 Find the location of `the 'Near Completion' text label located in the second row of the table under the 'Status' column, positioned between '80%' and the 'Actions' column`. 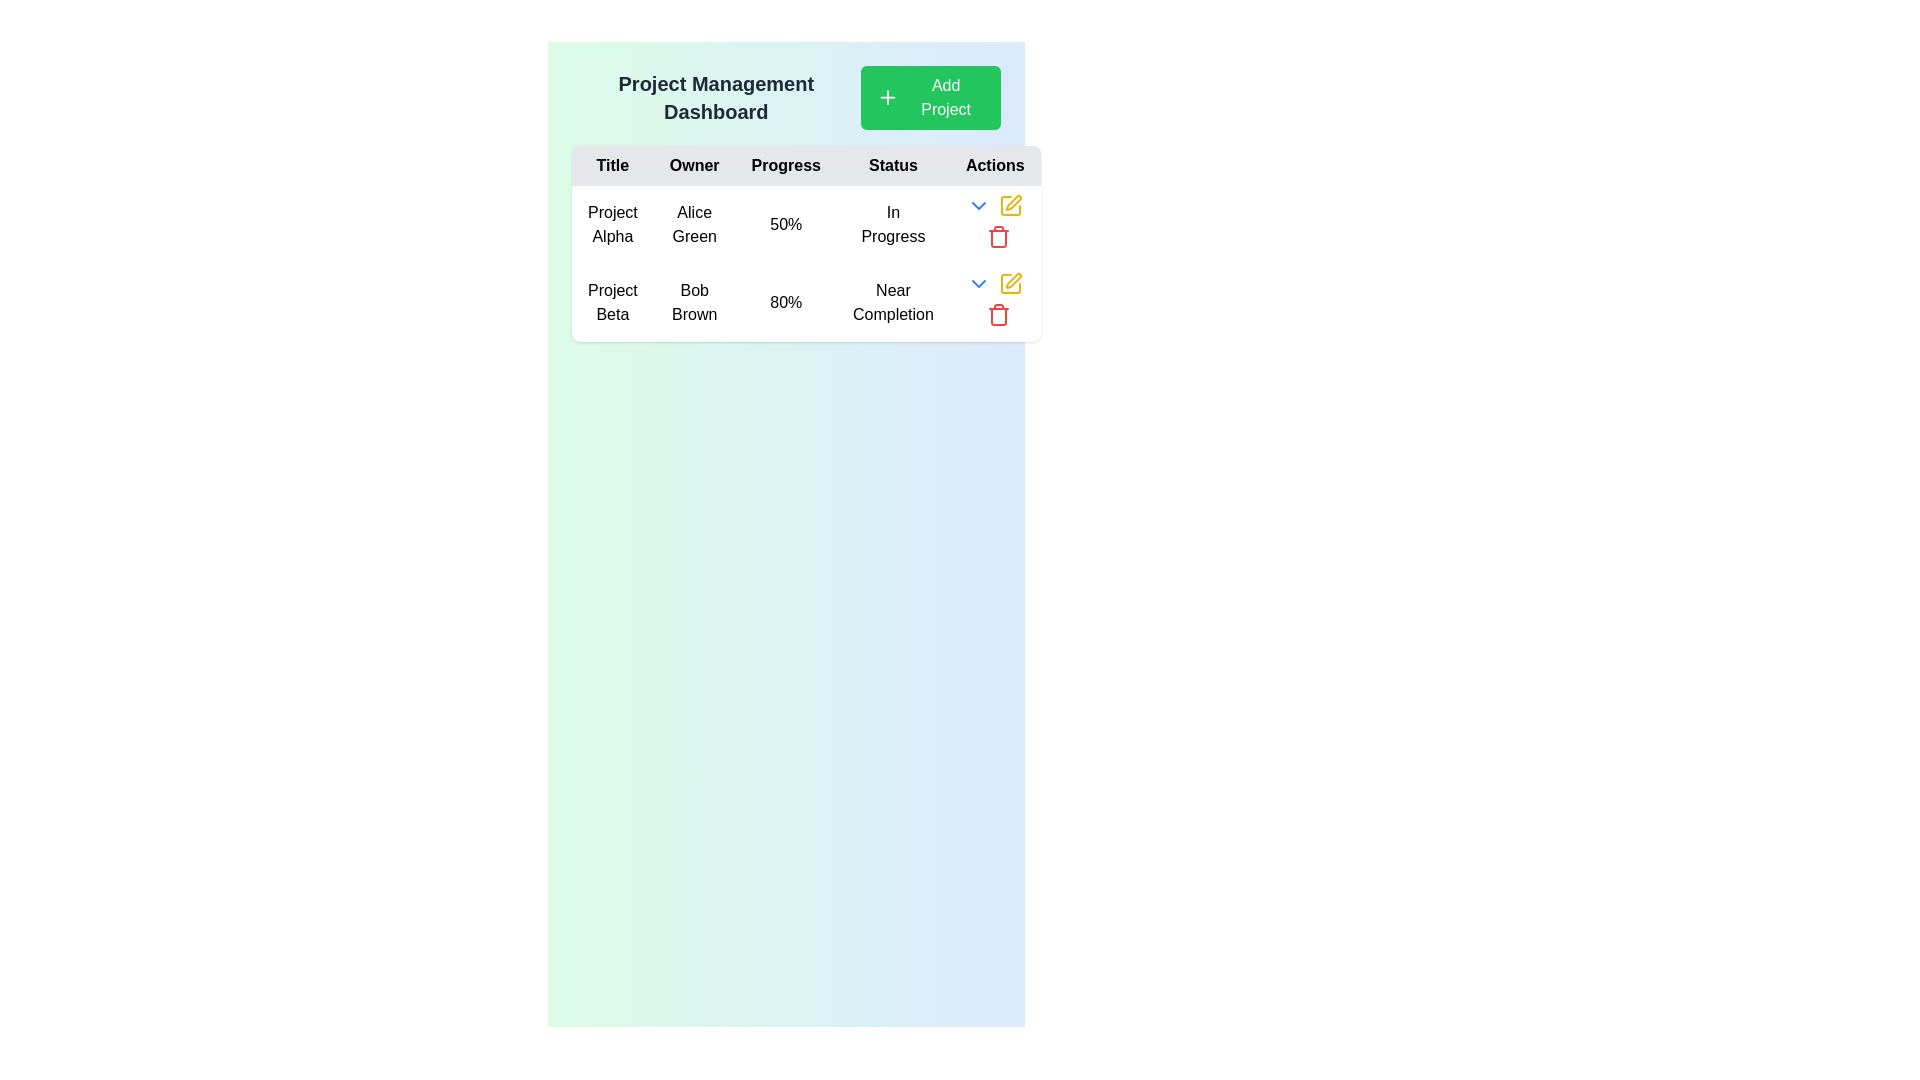

the 'Near Completion' text label located in the second row of the table under the 'Status' column, positioned between '80%' and the 'Actions' column is located at coordinates (892, 303).